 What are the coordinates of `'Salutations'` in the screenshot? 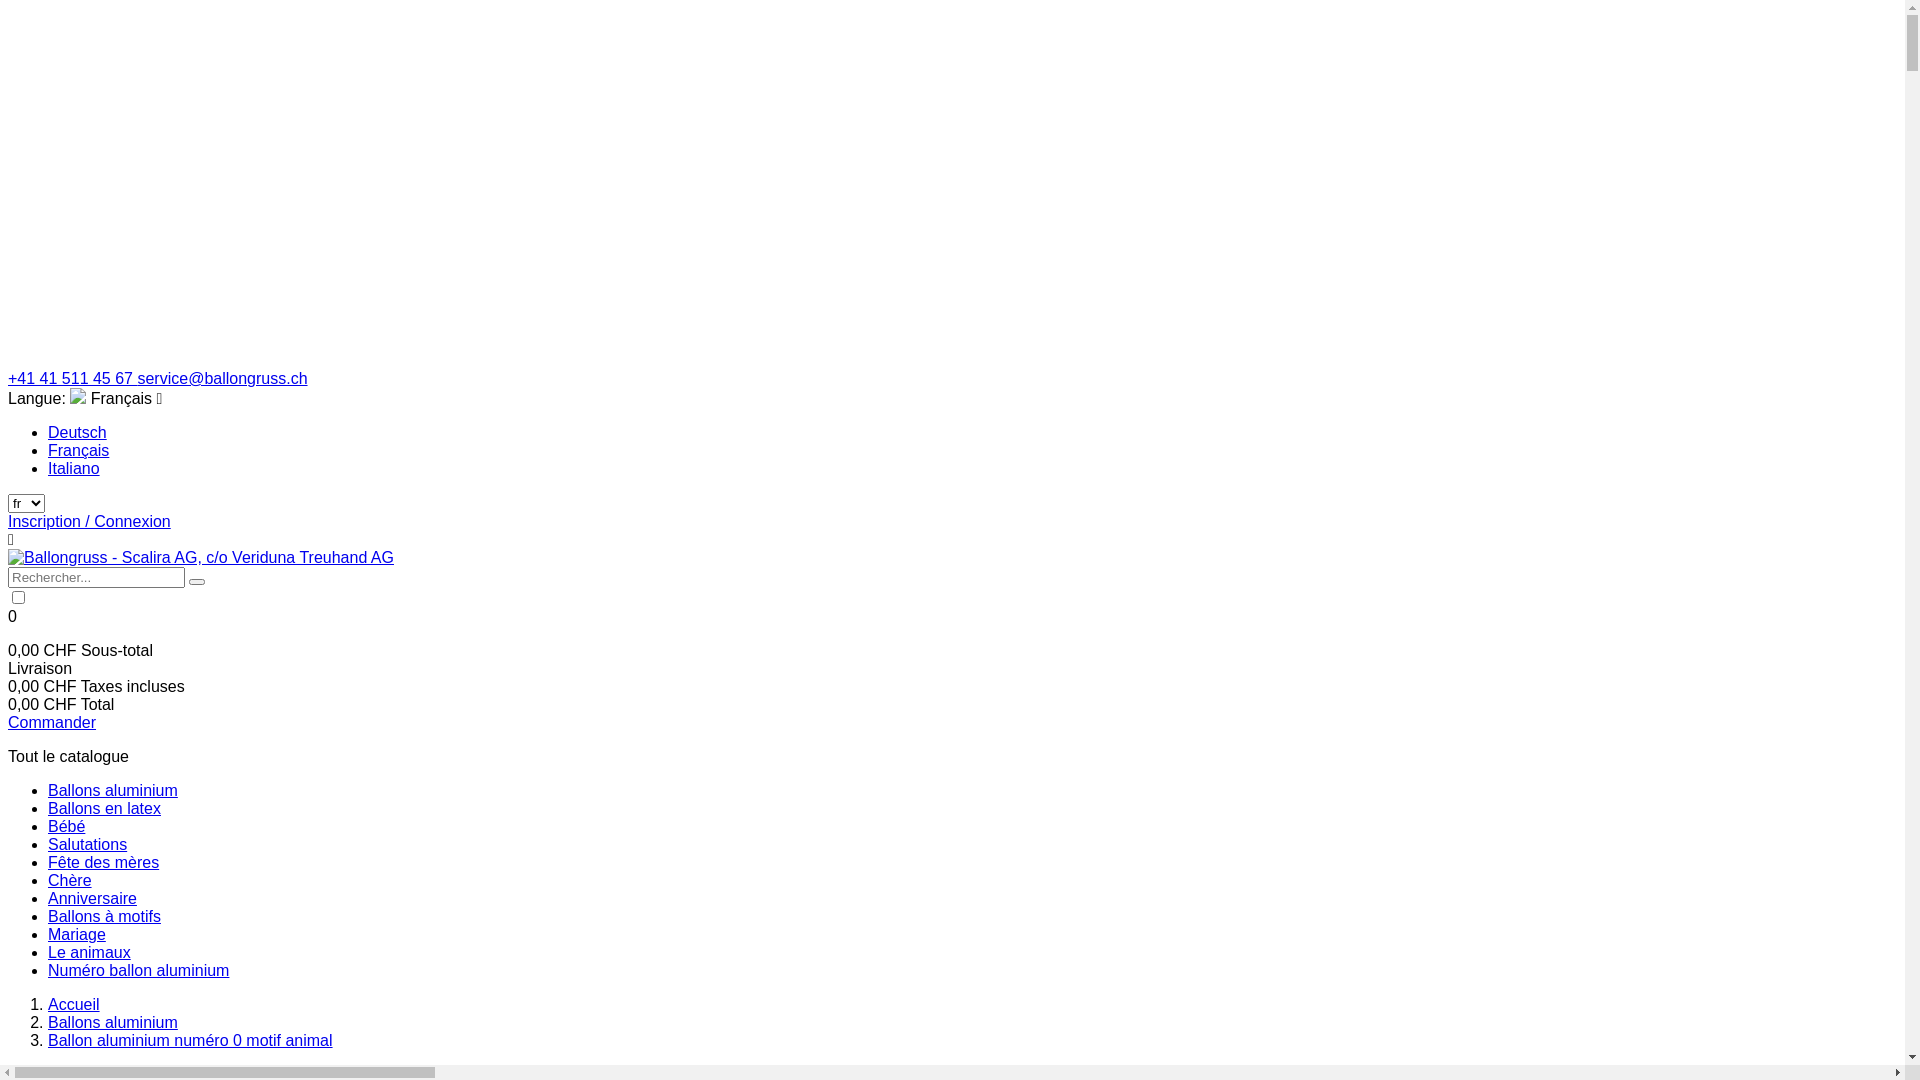 It's located at (86, 844).